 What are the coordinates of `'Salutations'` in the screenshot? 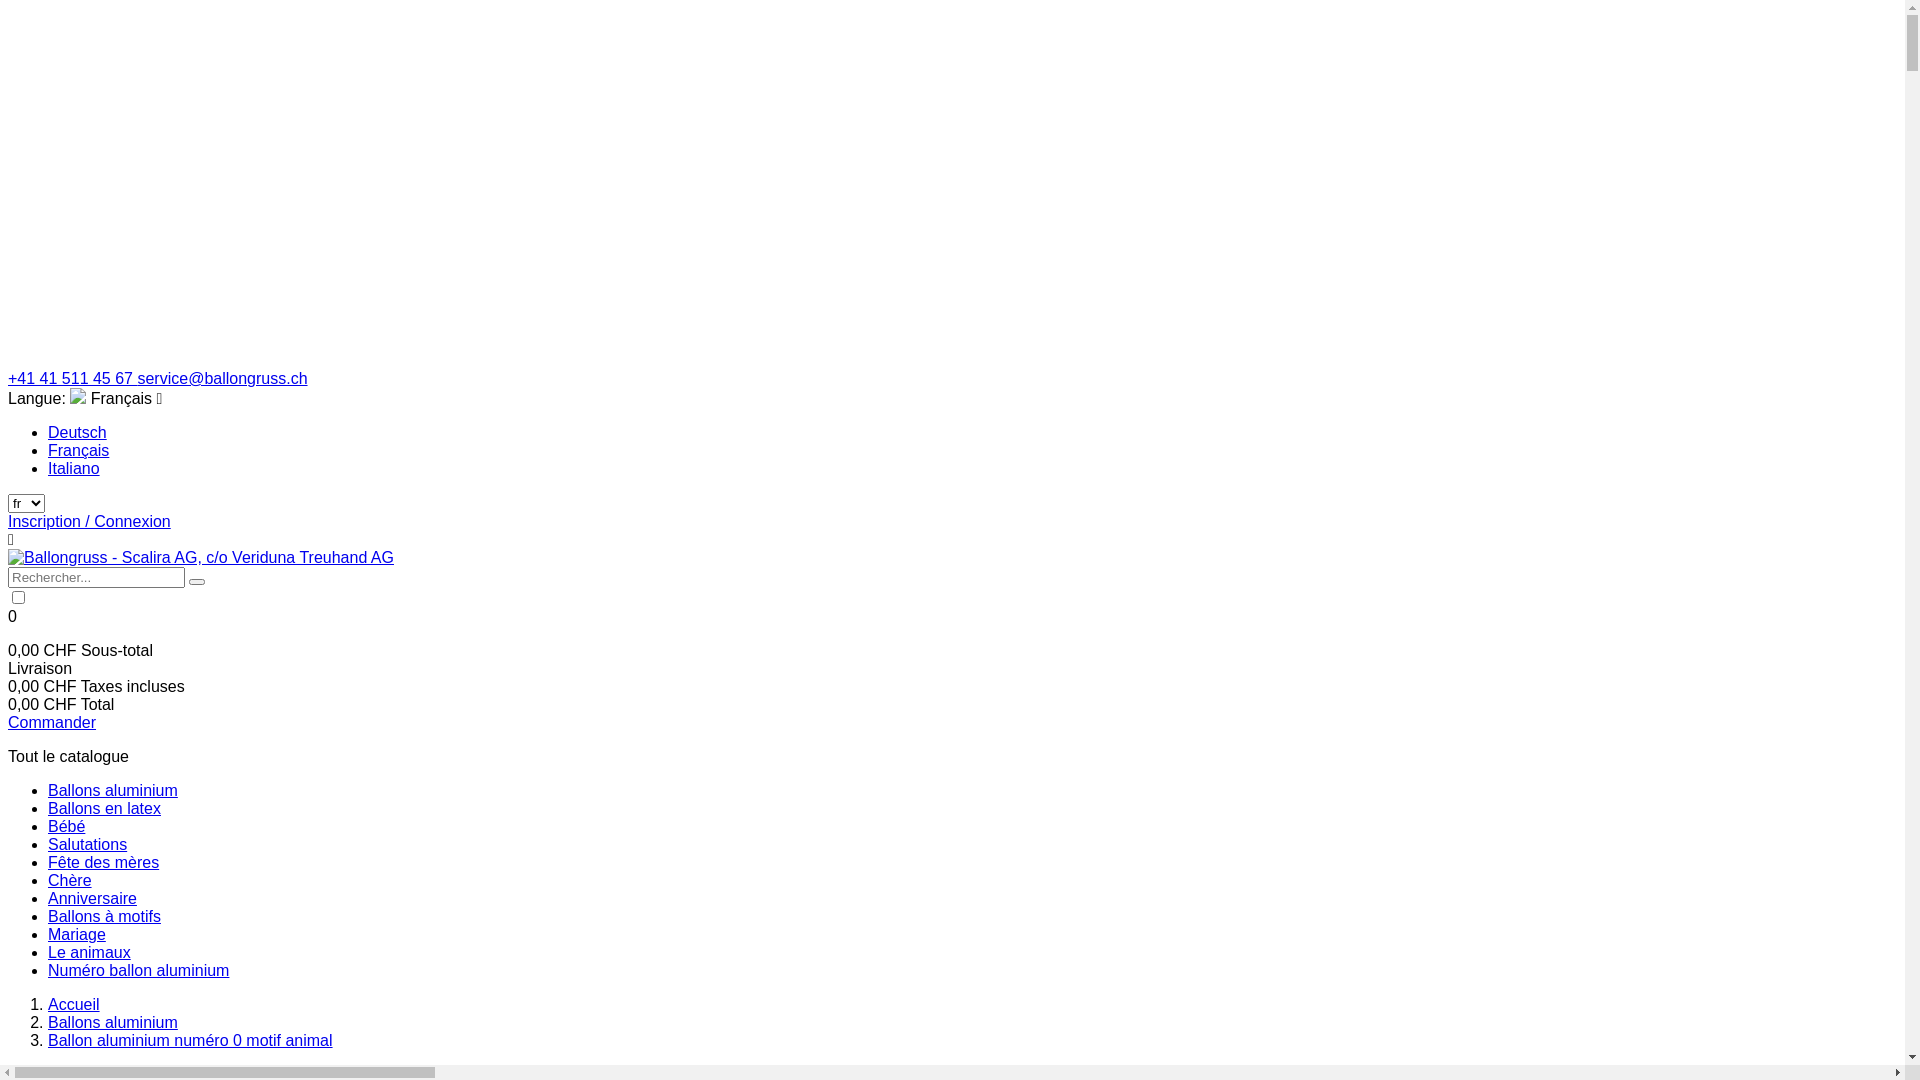 It's located at (86, 844).